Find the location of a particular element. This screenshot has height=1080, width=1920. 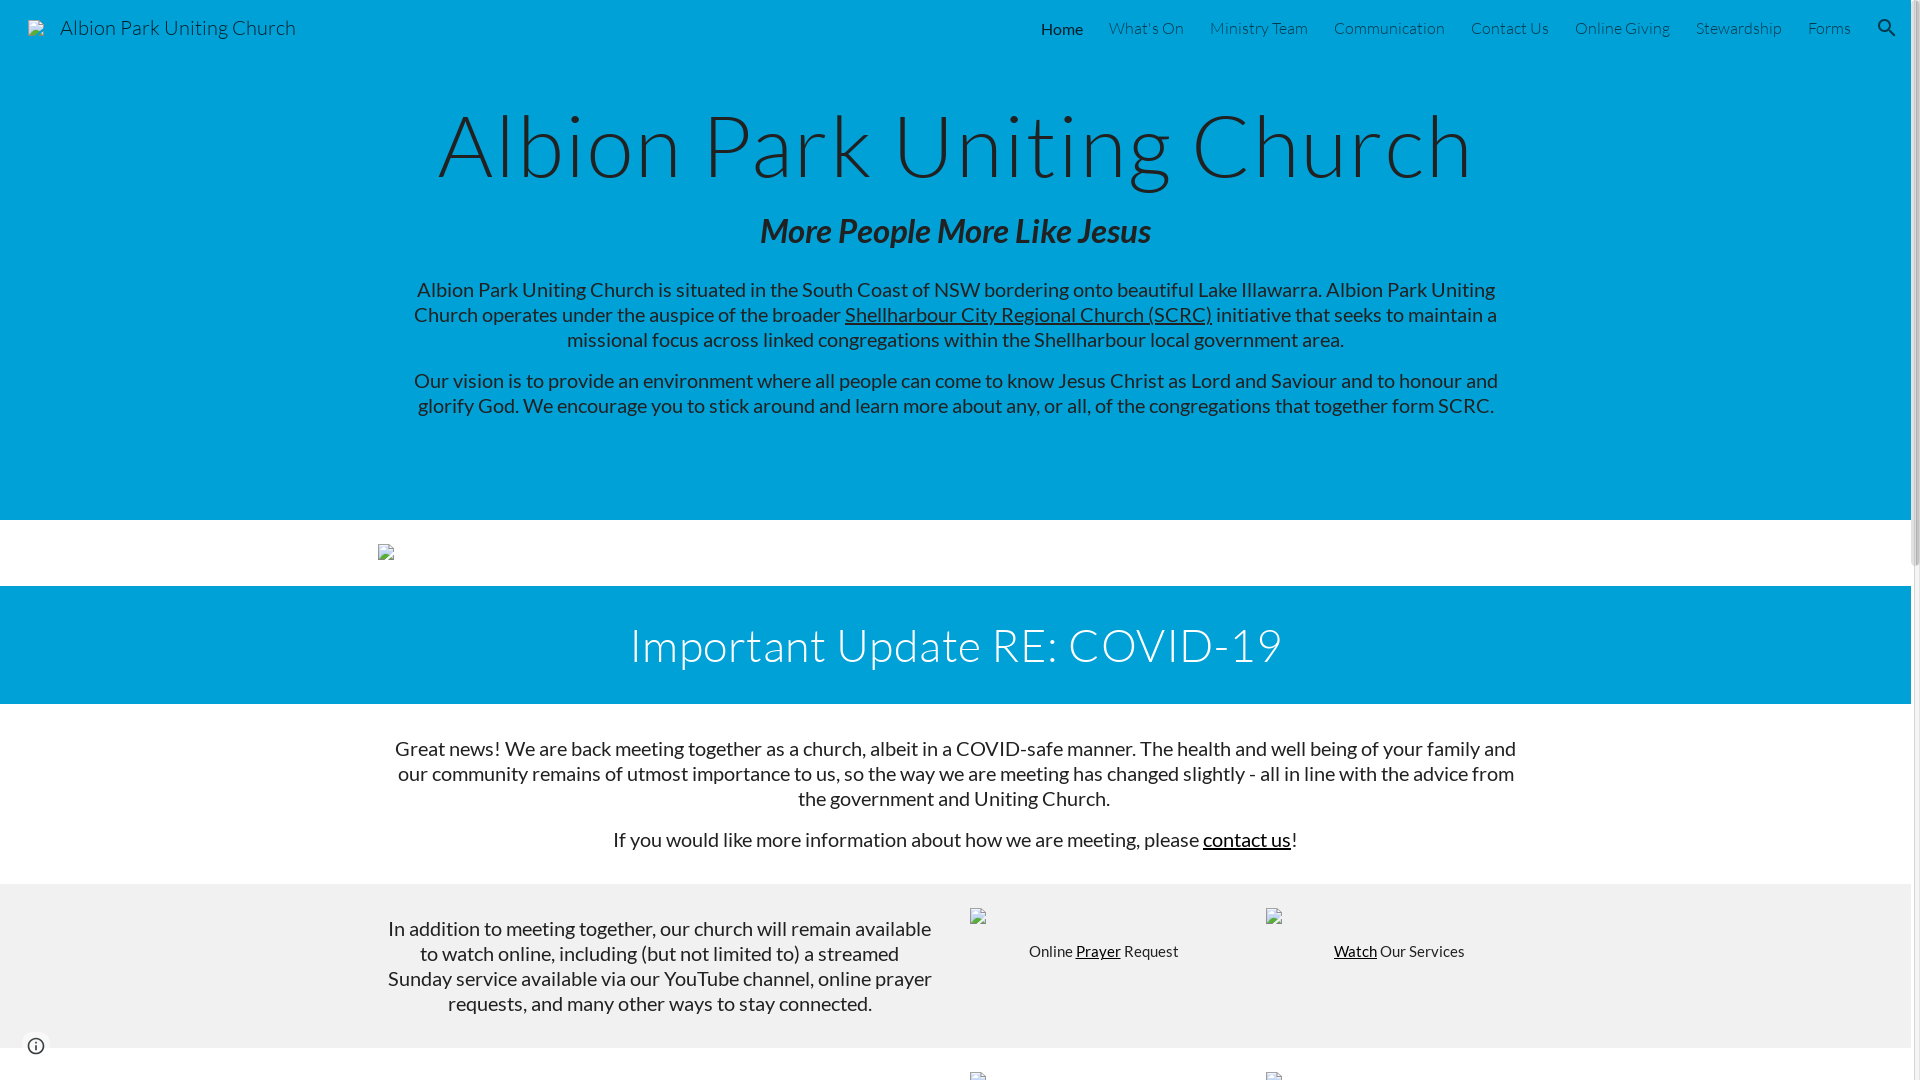

'What's On' is located at coordinates (1146, 27).